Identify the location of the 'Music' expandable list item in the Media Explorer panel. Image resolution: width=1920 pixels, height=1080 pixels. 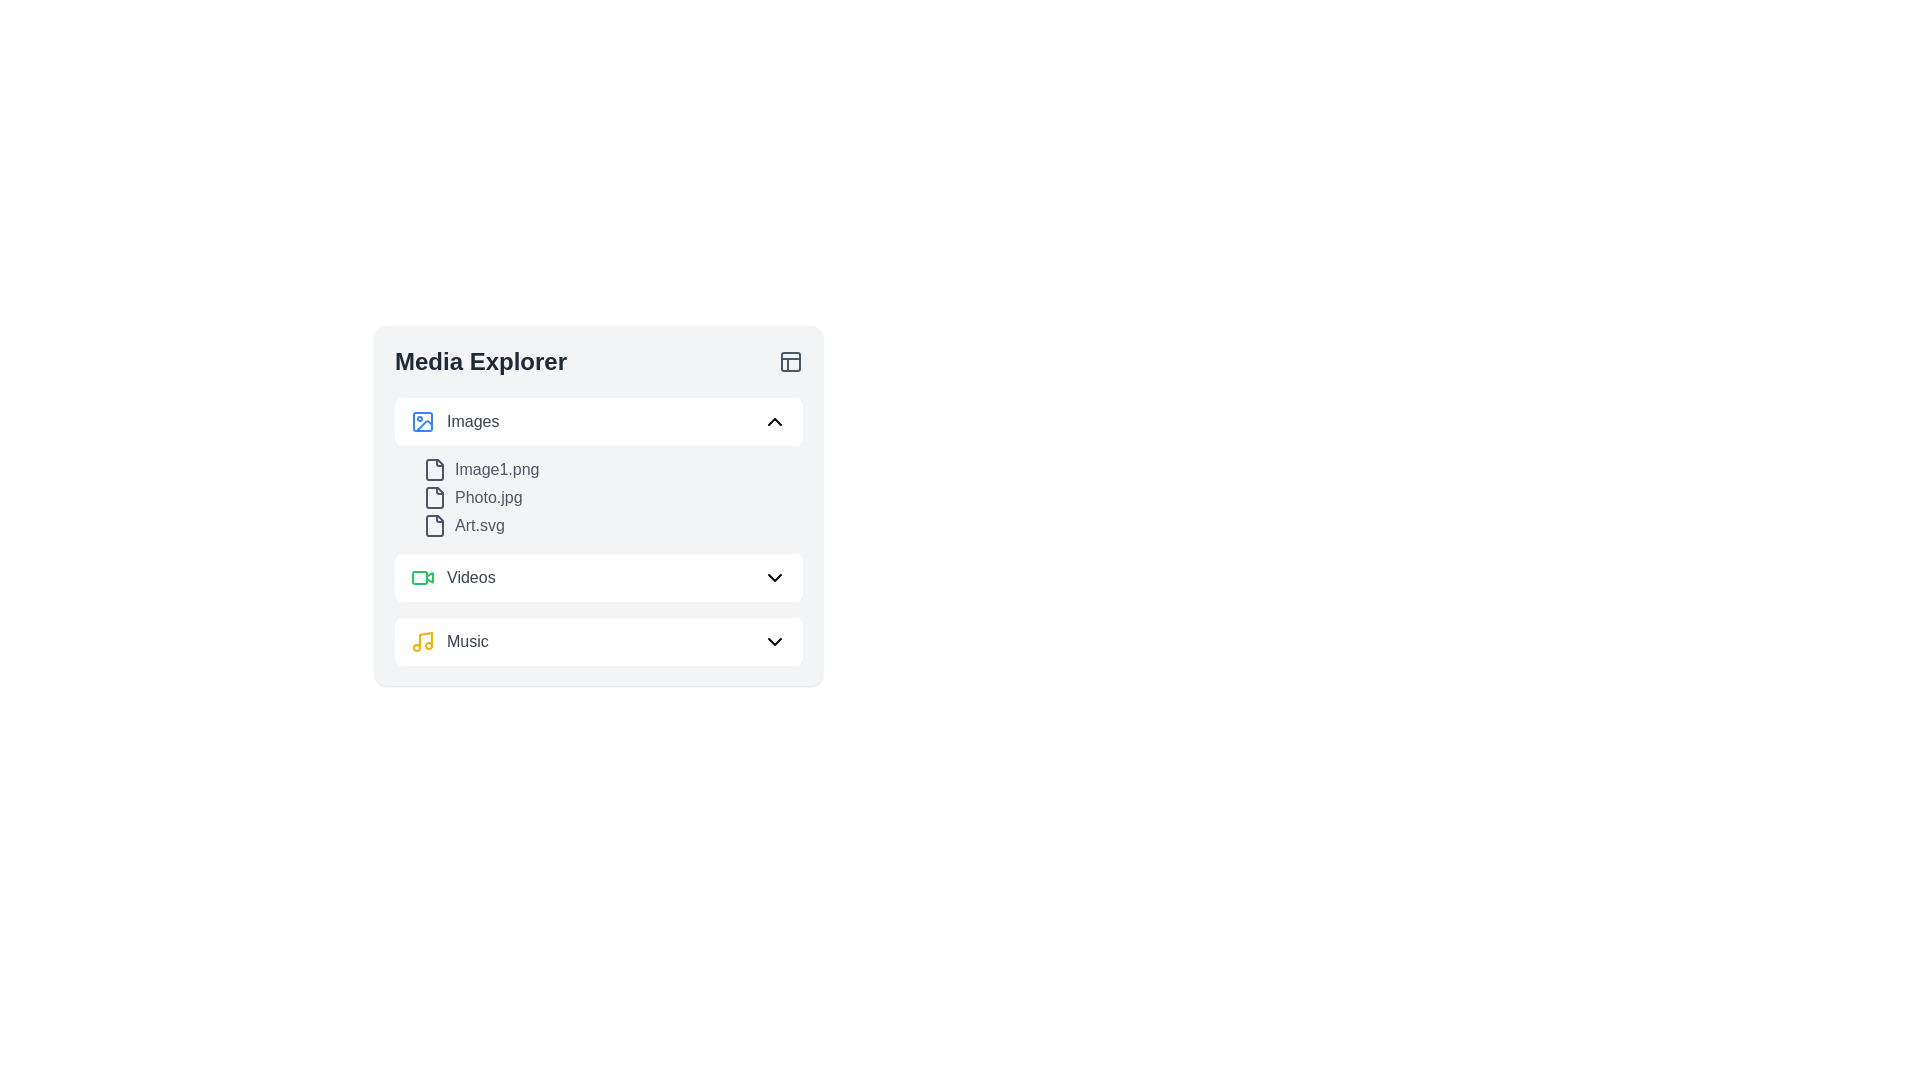
(598, 641).